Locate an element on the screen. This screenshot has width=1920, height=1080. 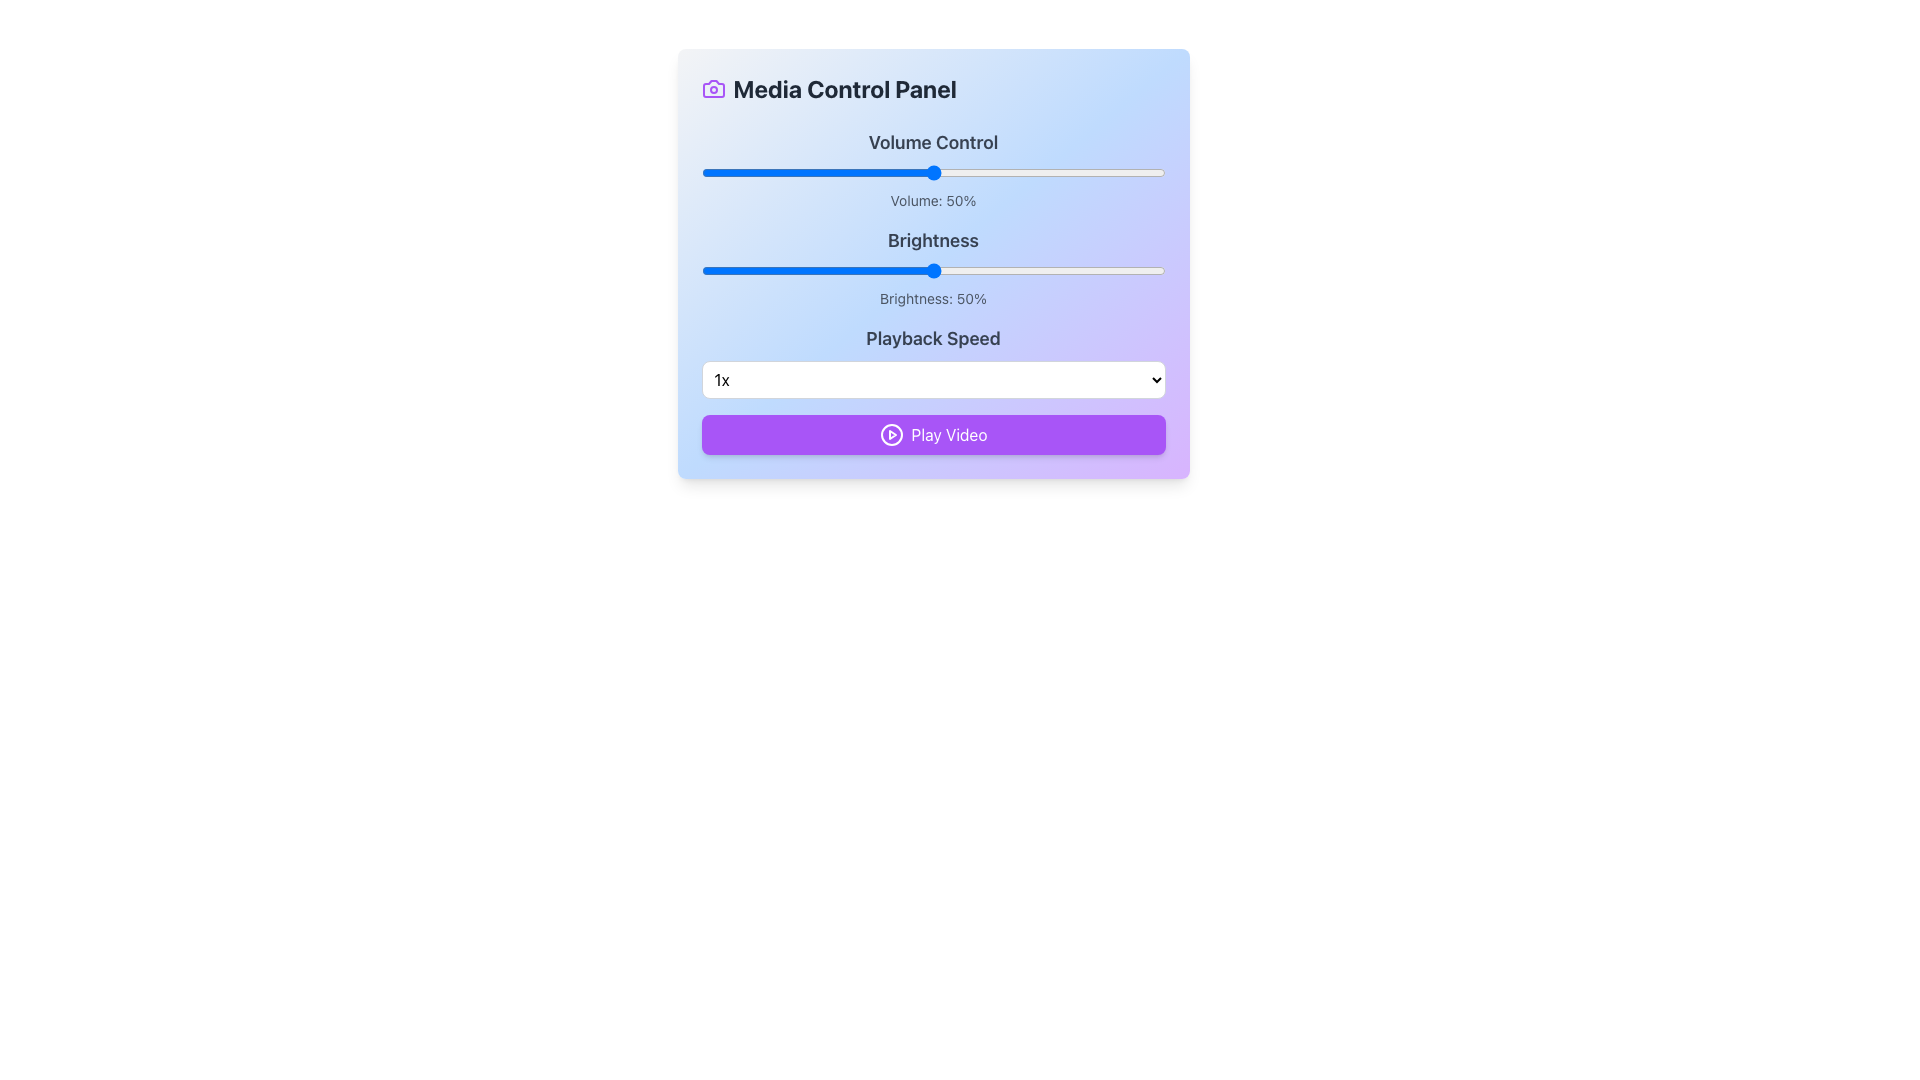
text of the heading element, which serves as the title for the section, located at the top of the card interface is located at coordinates (932, 87).